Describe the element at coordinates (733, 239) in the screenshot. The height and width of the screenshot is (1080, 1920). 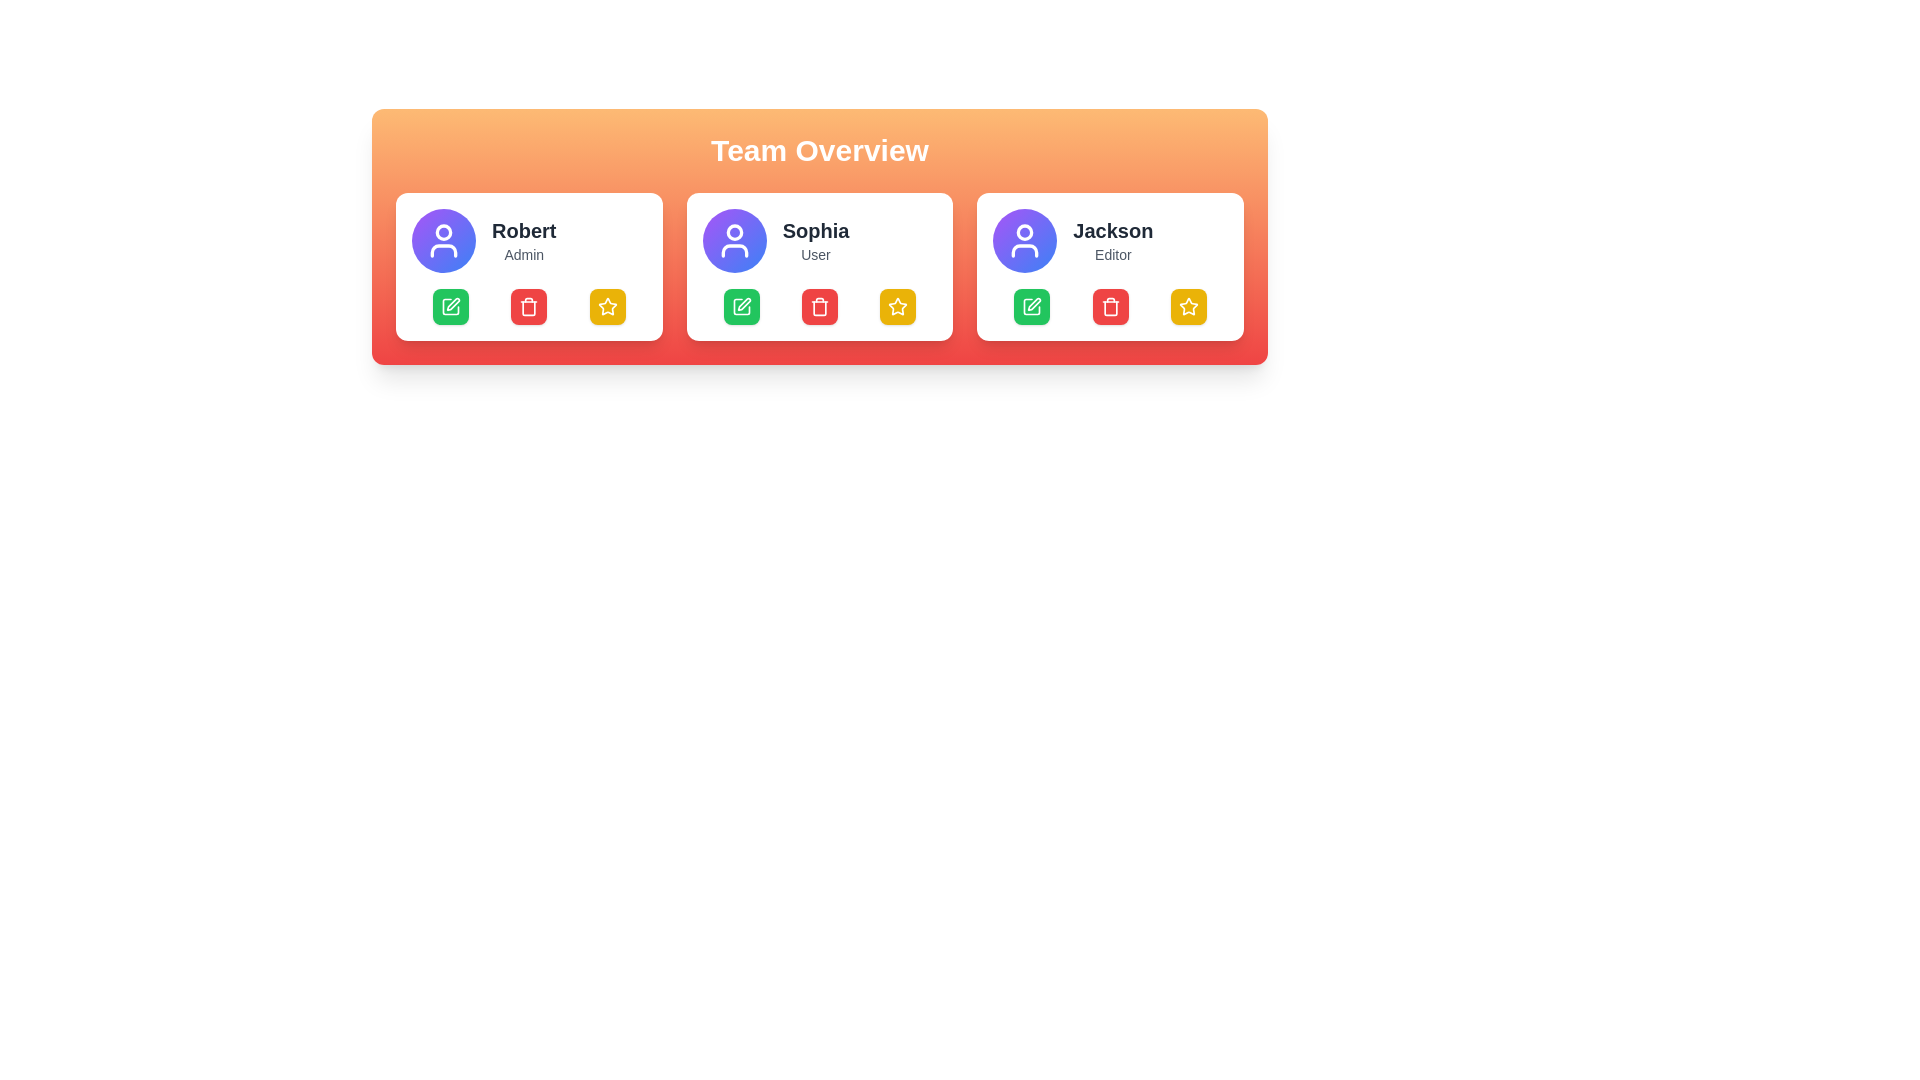
I see `the circular Avatar element with a gradient background and a white user icon, located in the center card under the 'Team Overview' header` at that location.